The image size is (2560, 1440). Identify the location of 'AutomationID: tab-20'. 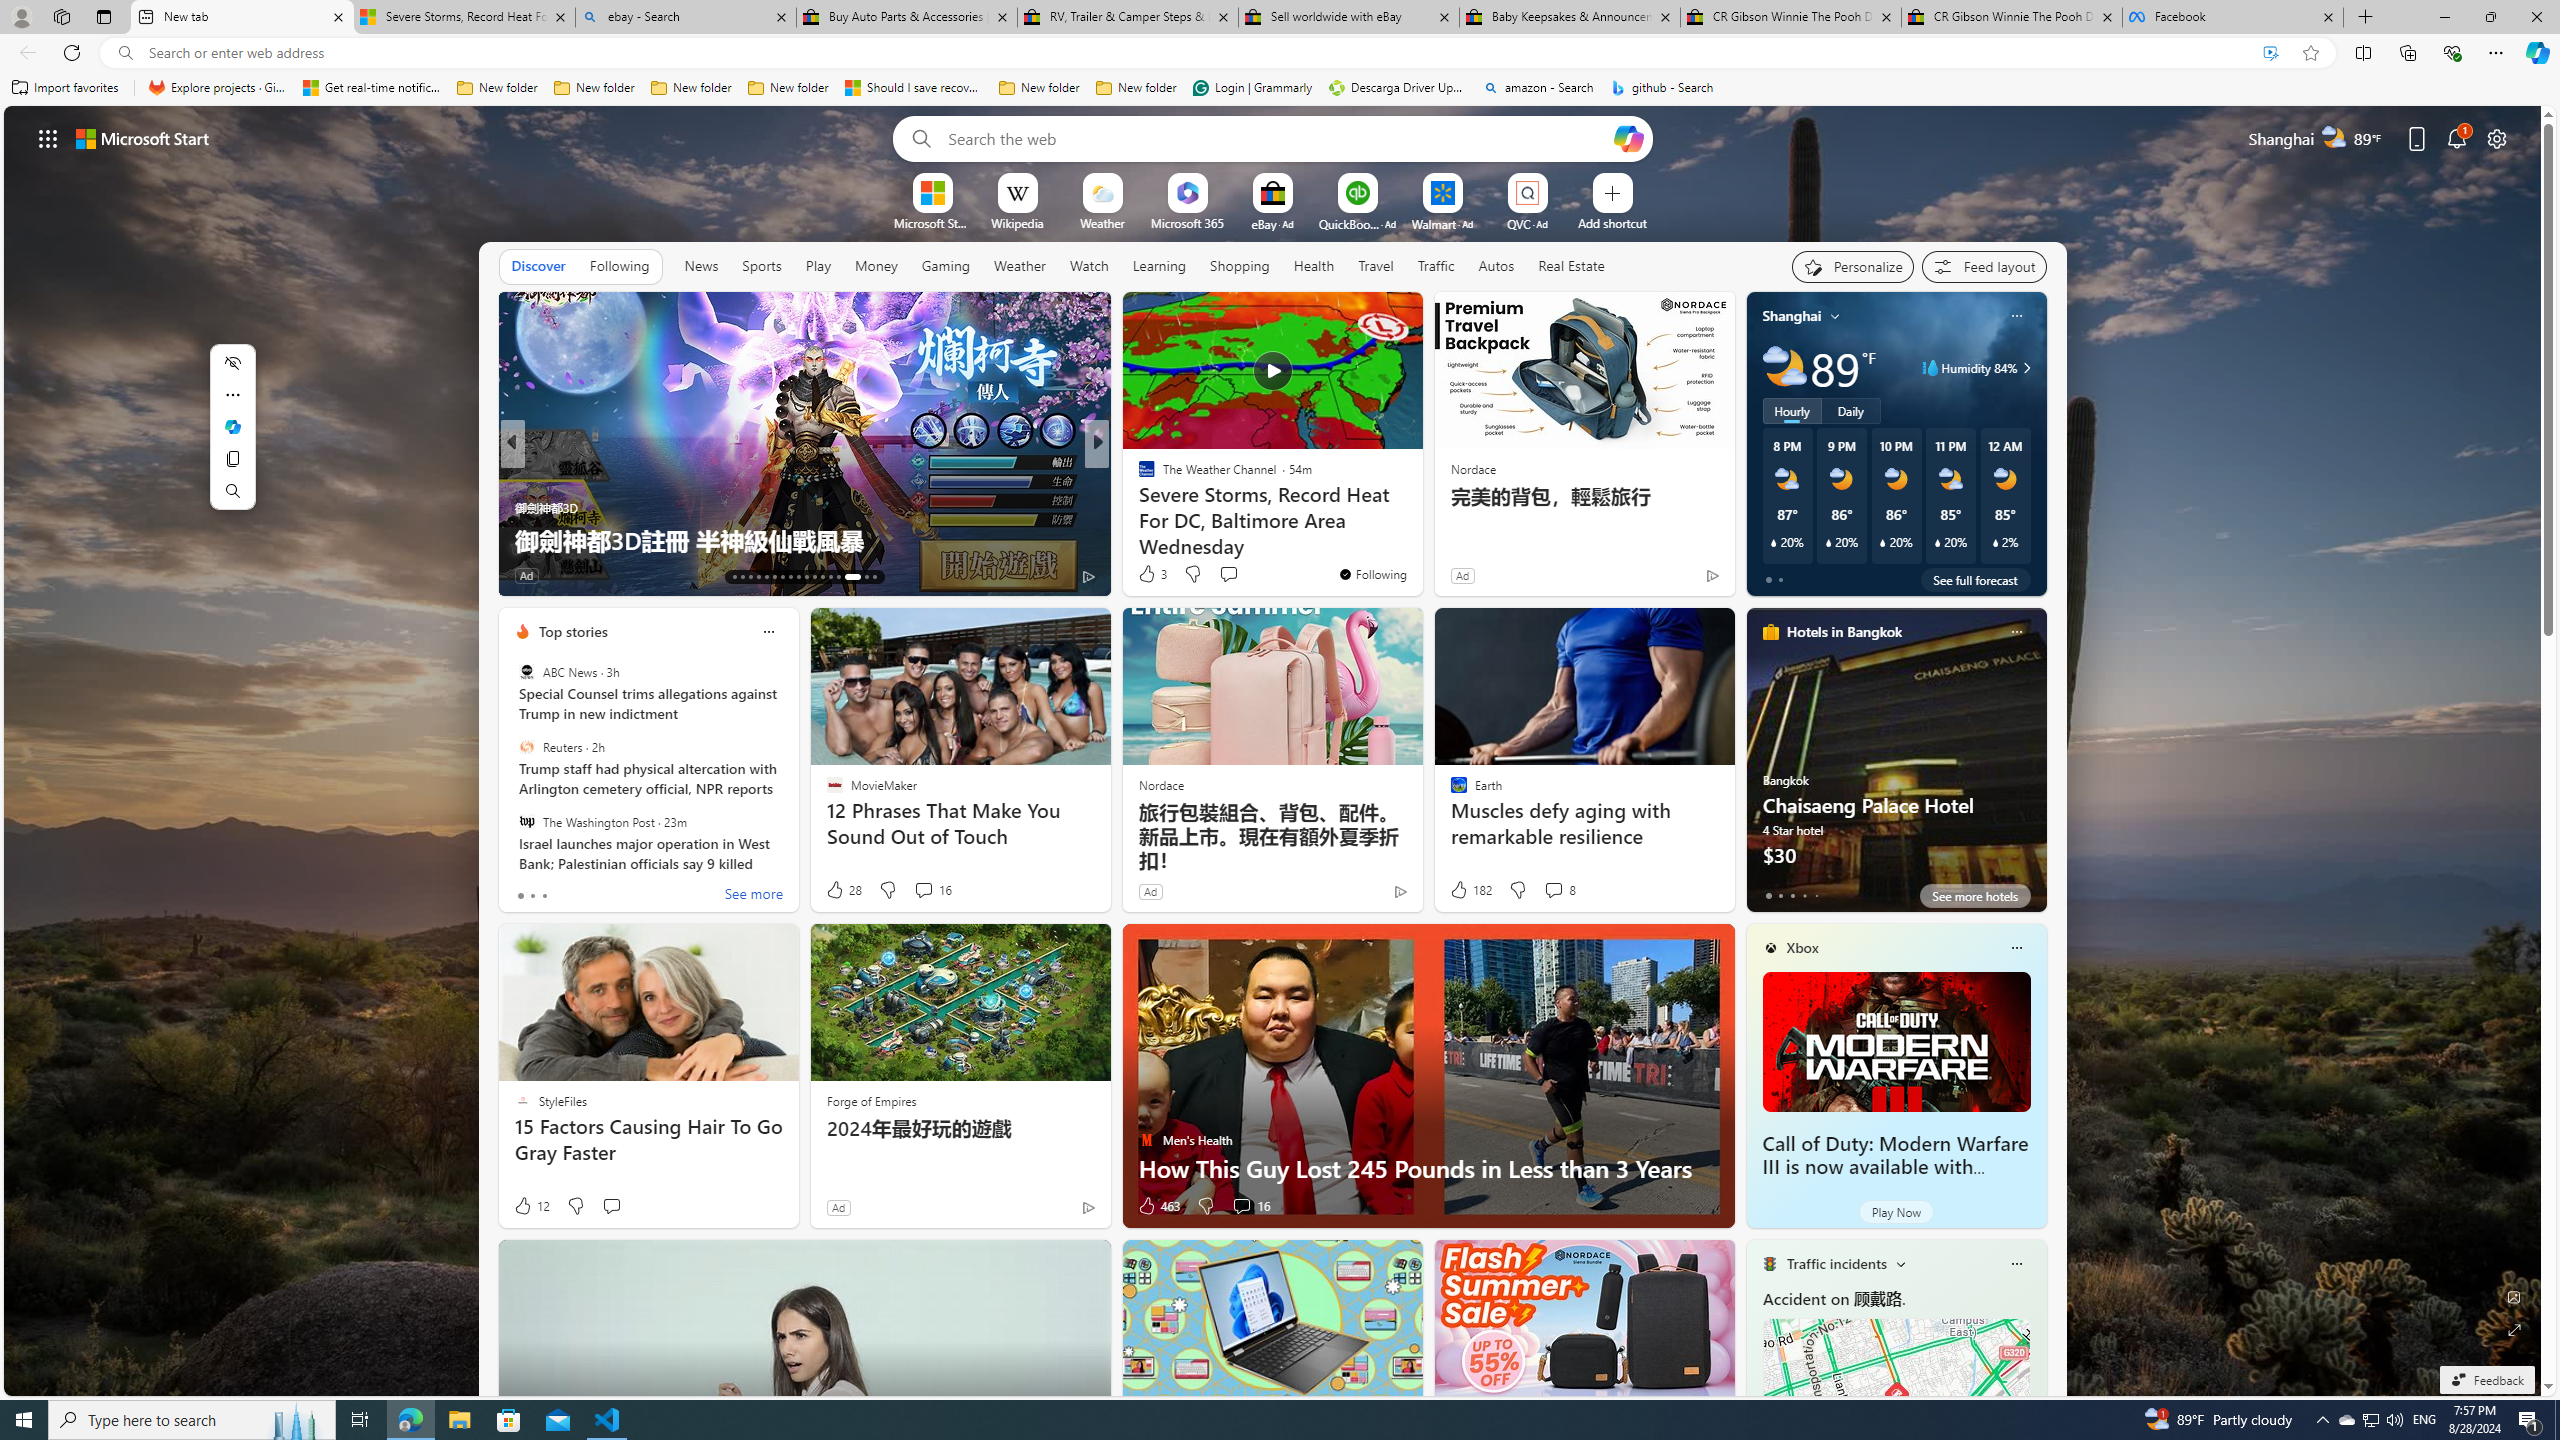
(790, 577).